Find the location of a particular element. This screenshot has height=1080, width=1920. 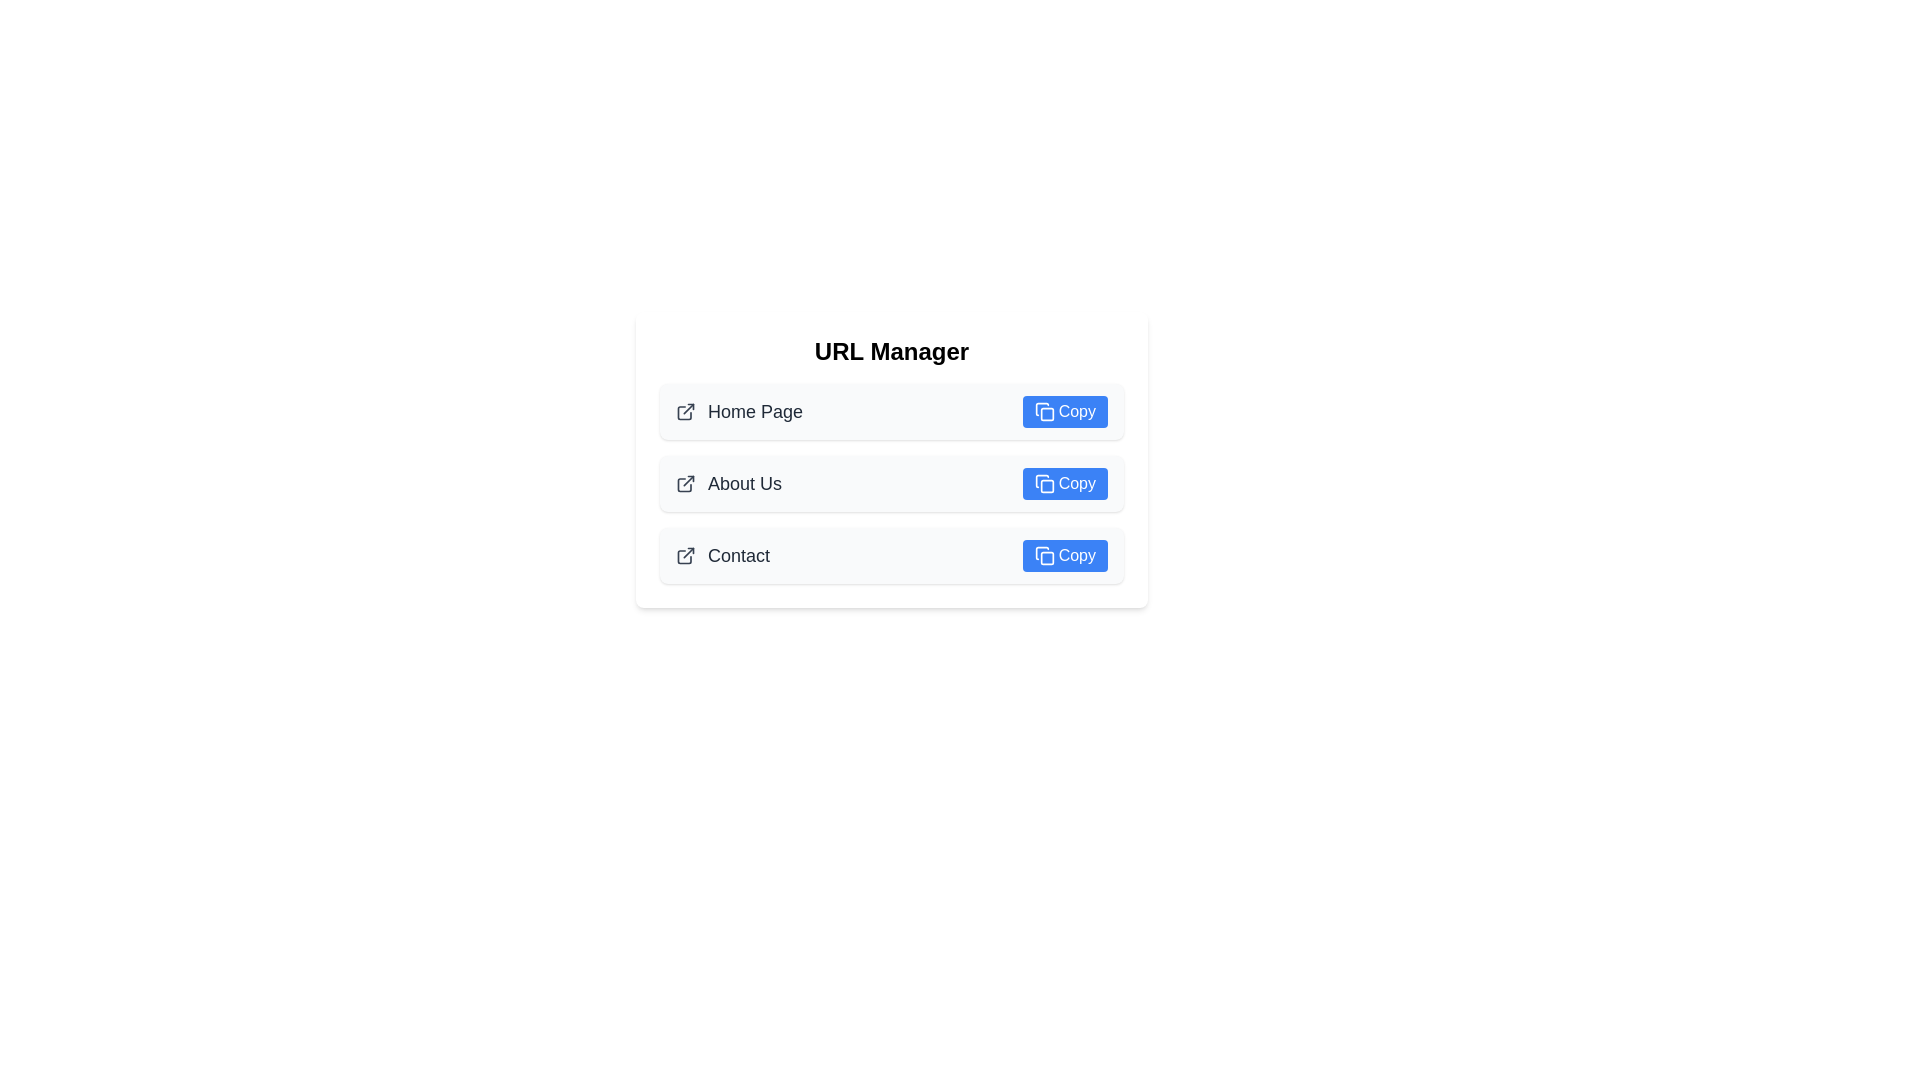

the copy icon located inside the 'Copy' button at the top-right corner of the 'Home Page' entry under the 'URL Manager' header is located at coordinates (1043, 411).